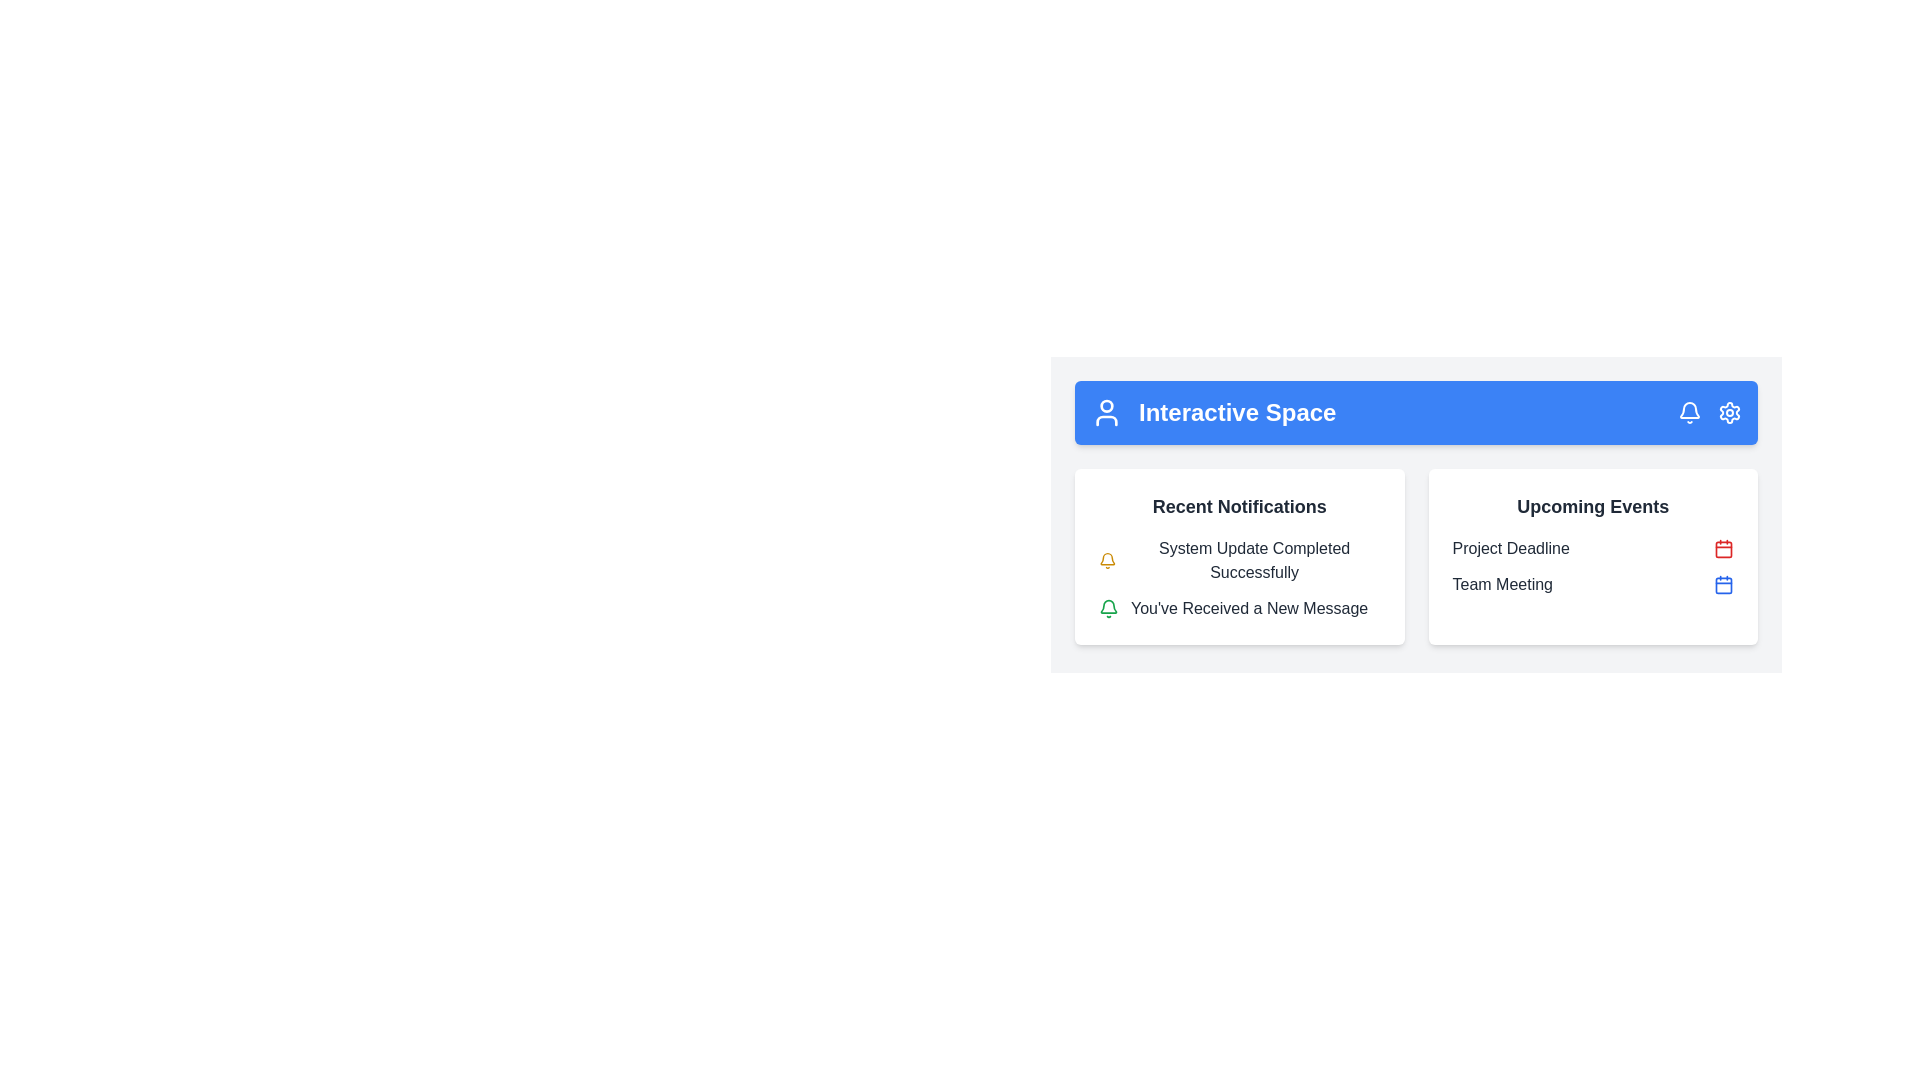  What do you see at coordinates (1236, 411) in the screenshot?
I see `the static text label located at the center of the header section, which serves as a title or header for the interactive space` at bounding box center [1236, 411].